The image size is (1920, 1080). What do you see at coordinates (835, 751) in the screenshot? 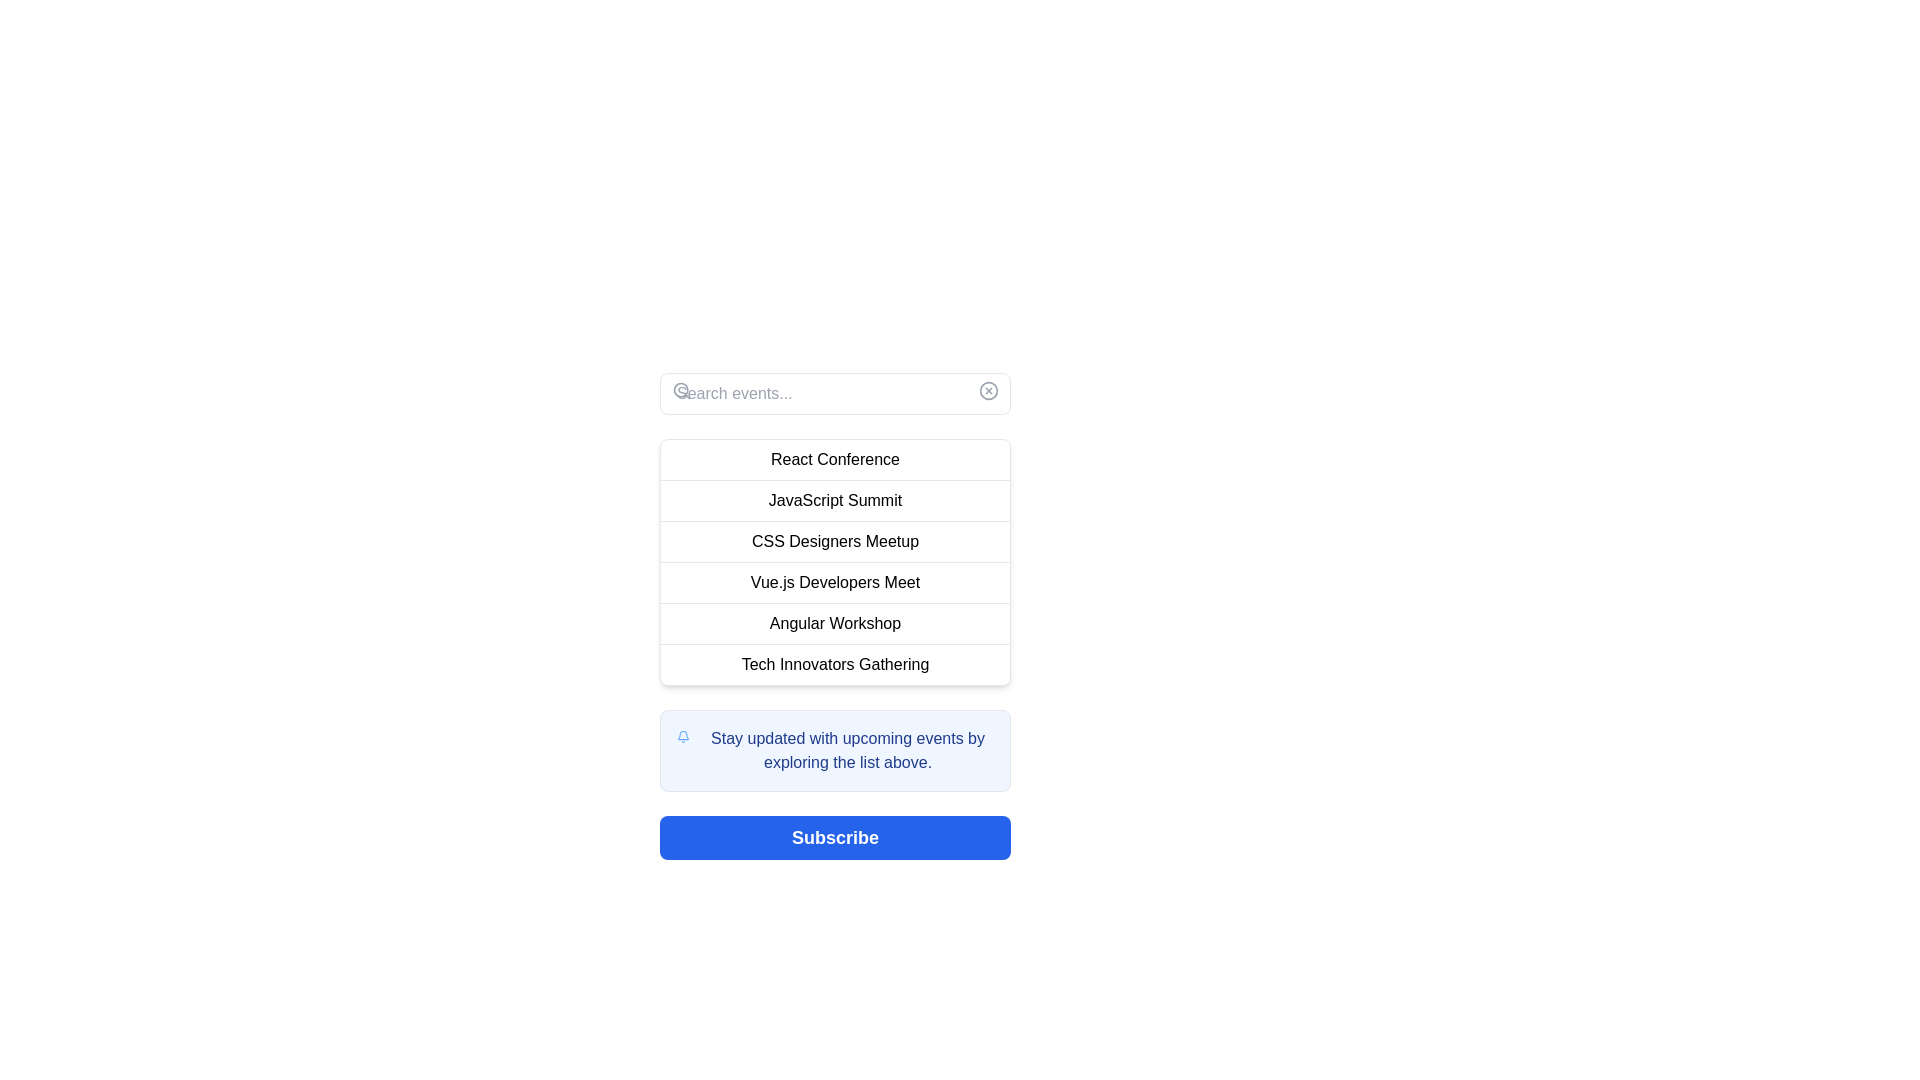
I see `the informational box that prompts users` at bounding box center [835, 751].